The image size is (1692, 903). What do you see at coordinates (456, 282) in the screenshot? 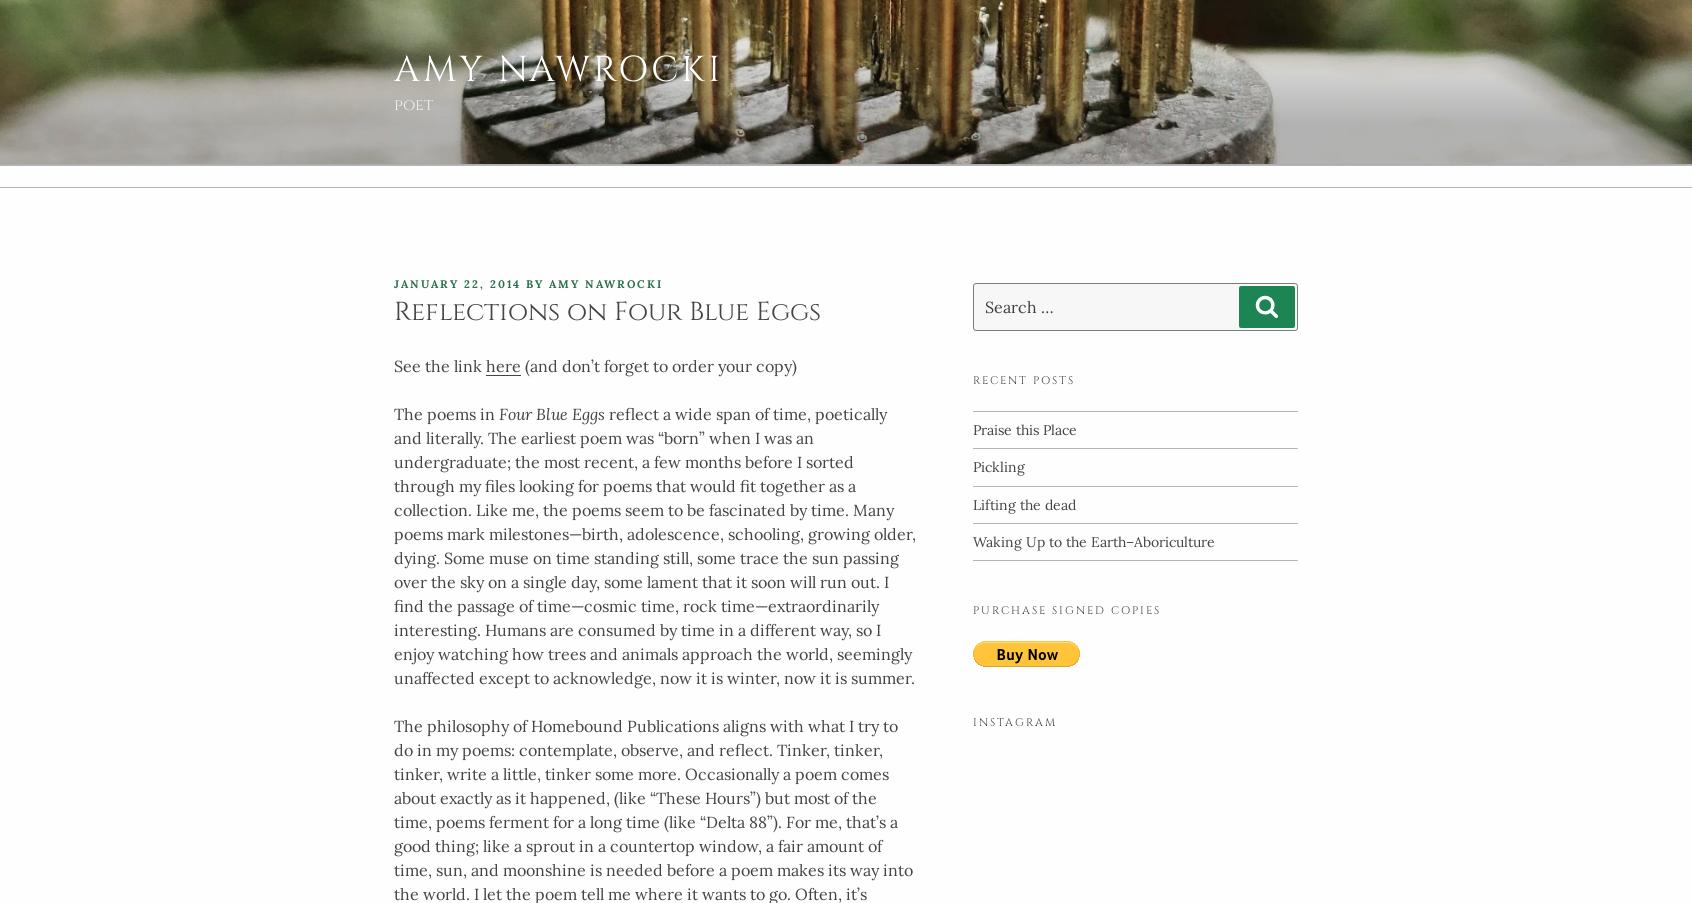
I see `'January 22, 2014'` at bounding box center [456, 282].